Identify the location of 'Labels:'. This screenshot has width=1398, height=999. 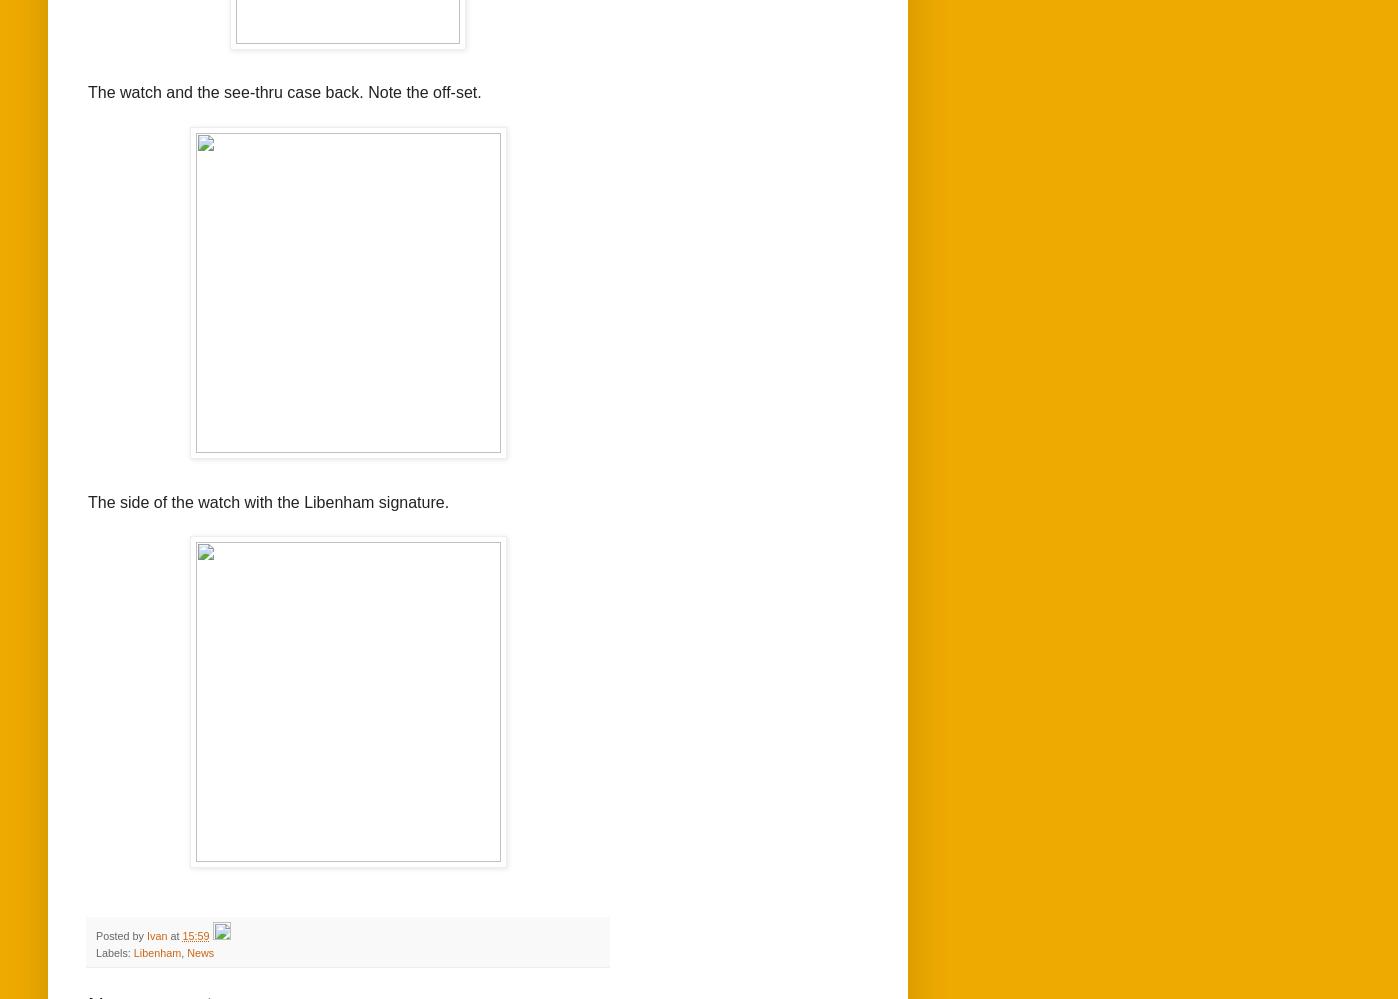
(114, 952).